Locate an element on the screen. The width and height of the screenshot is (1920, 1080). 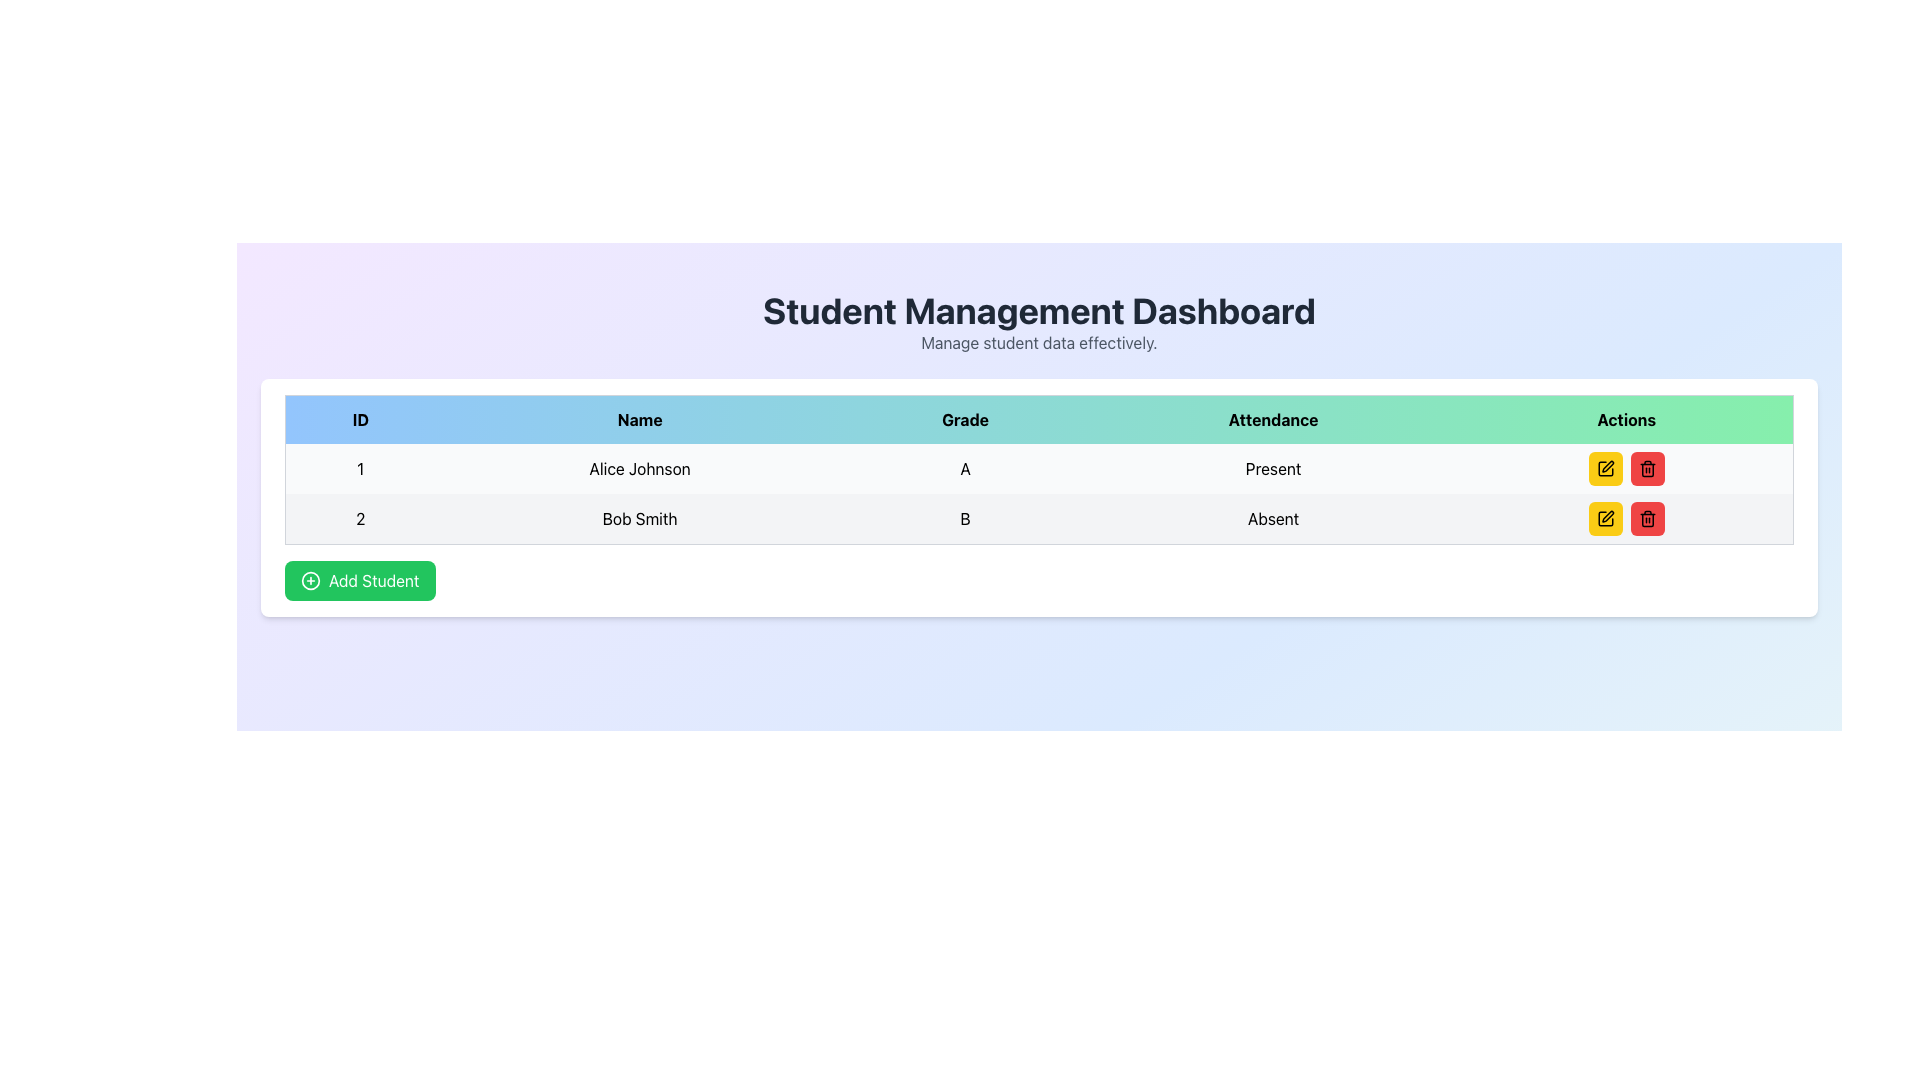
the circular '+' icon located on the left side of the green 'Add Student' button, positioned below the student records table is located at coordinates (310, 581).